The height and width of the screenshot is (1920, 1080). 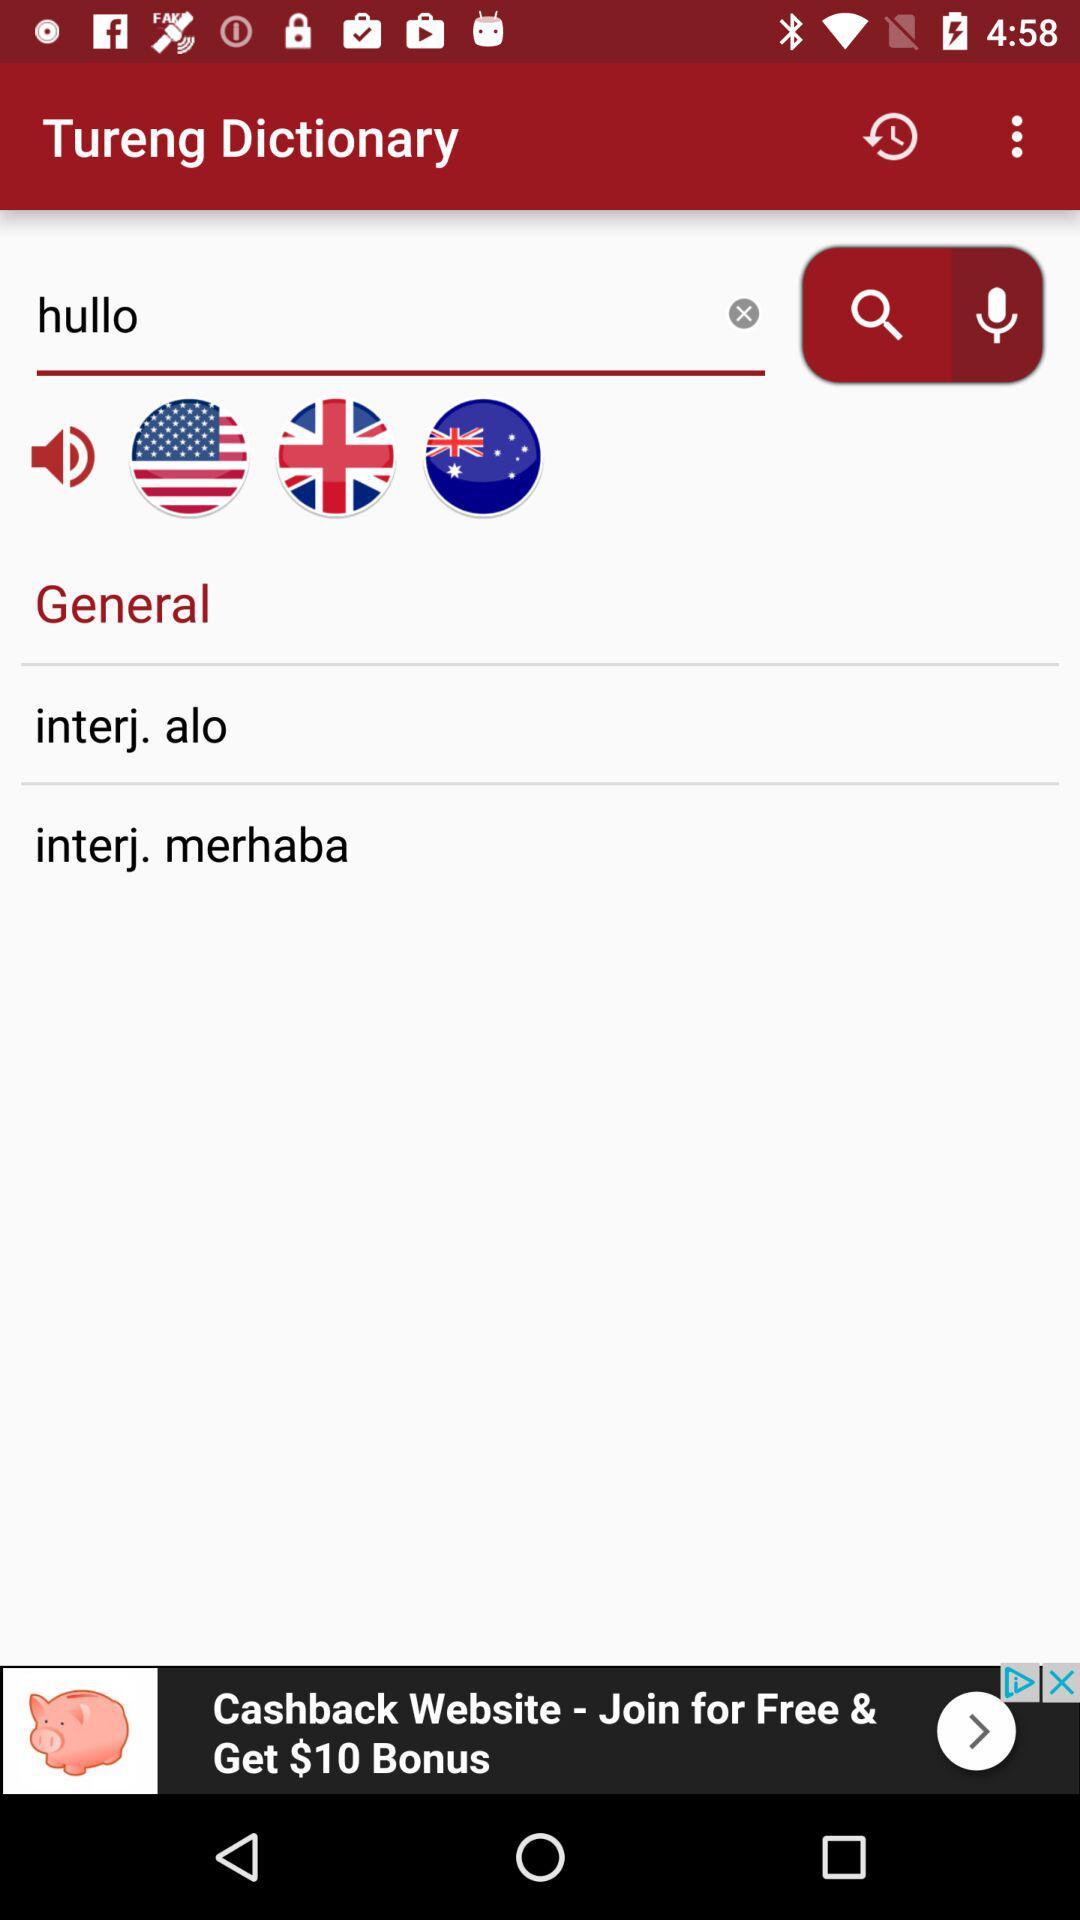 I want to click on cash back website, so click(x=540, y=1727).